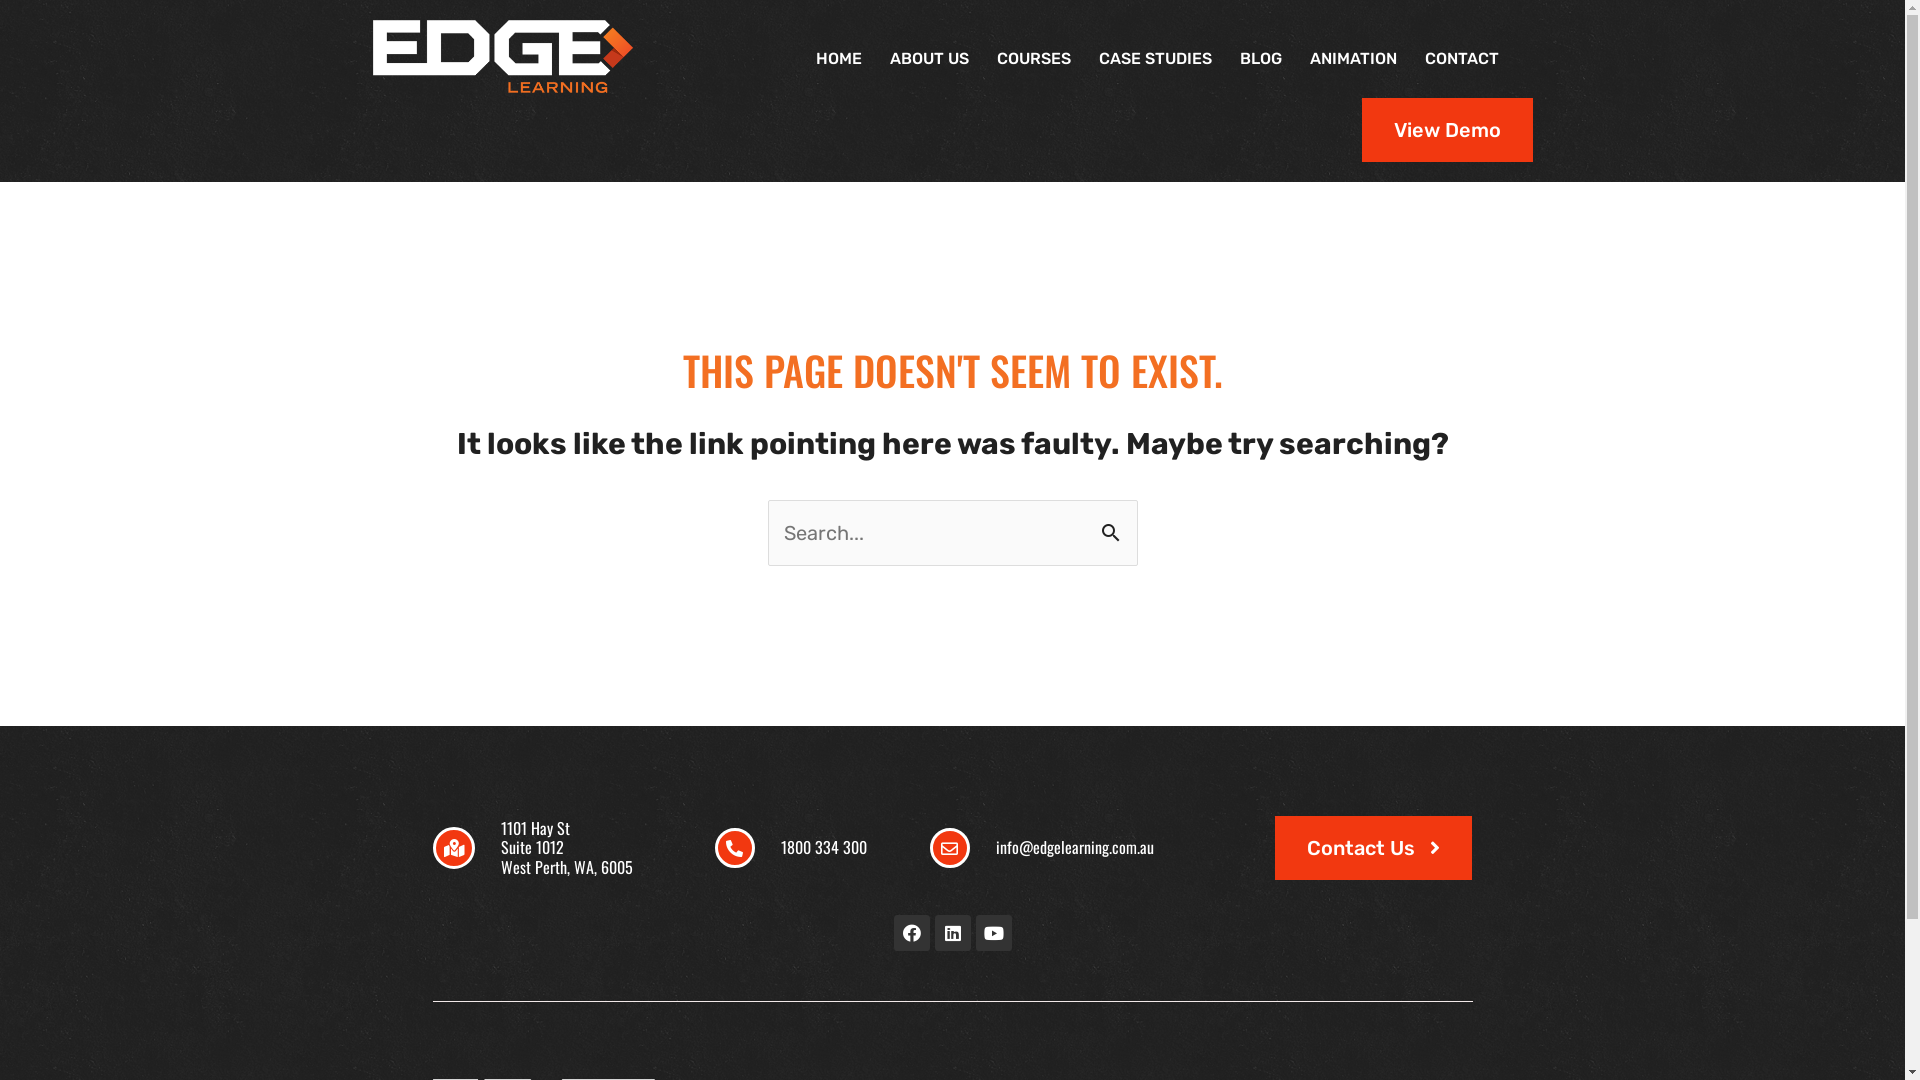  What do you see at coordinates (975, 933) in the screenshot?
I see `'Youtube'` at bounding box center [975, 933].